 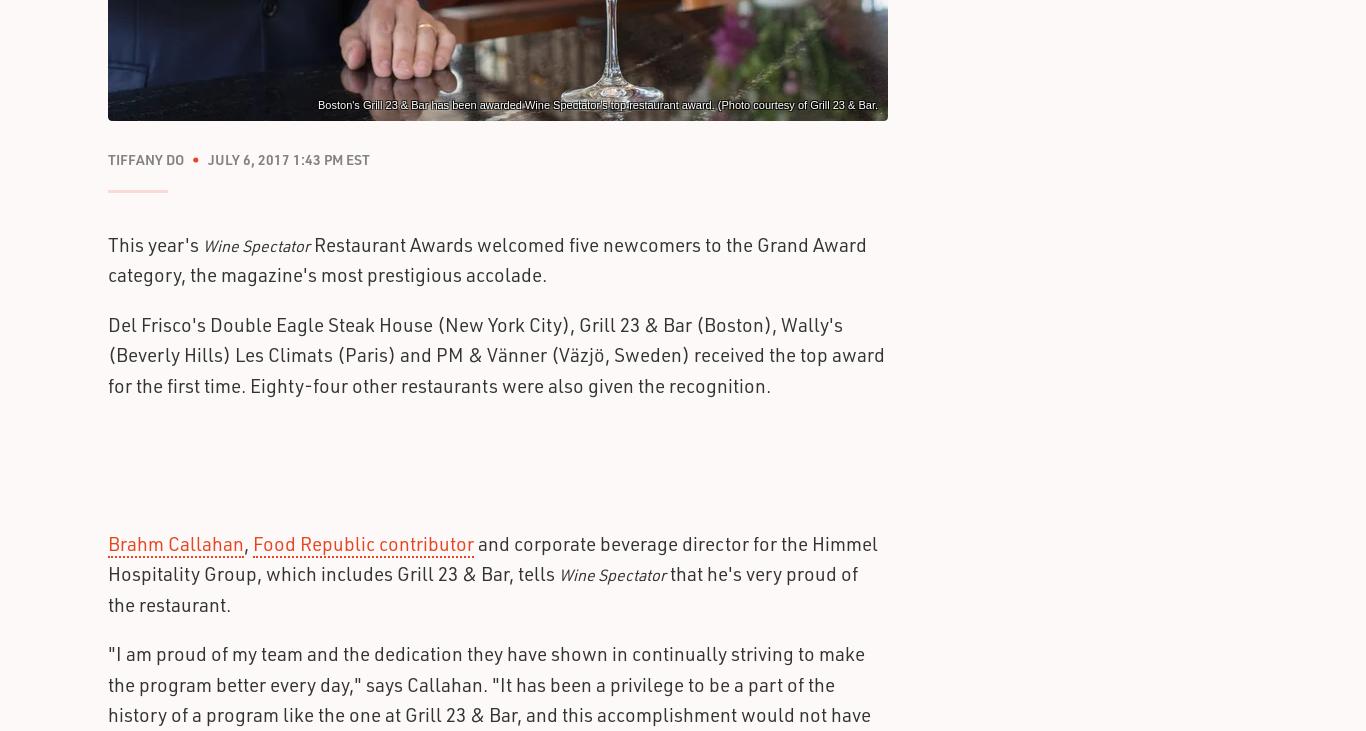 I want to click on 'that he's very proud of the restaurant.', so click(x=483, y=587).